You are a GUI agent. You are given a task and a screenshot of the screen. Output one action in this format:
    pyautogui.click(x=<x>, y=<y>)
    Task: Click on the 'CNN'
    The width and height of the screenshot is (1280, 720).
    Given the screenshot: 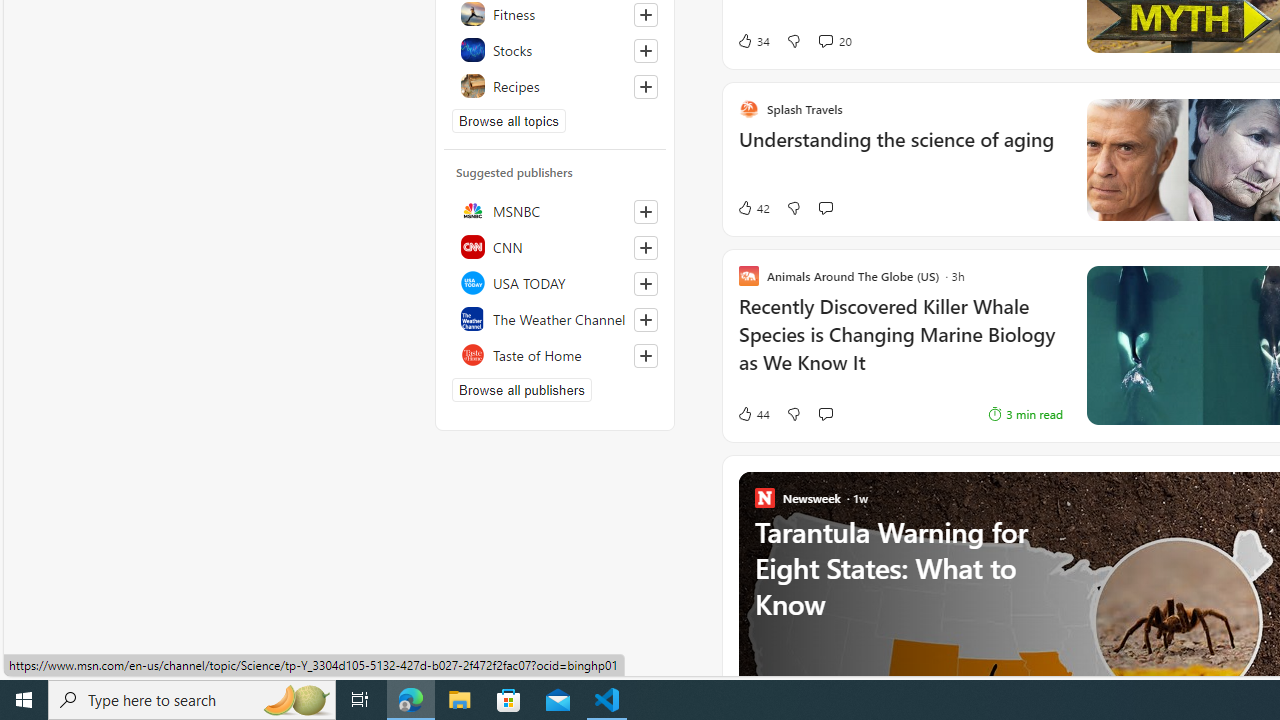 What is the action you would take?
    pyautogui.click(x=555, y=245)
    